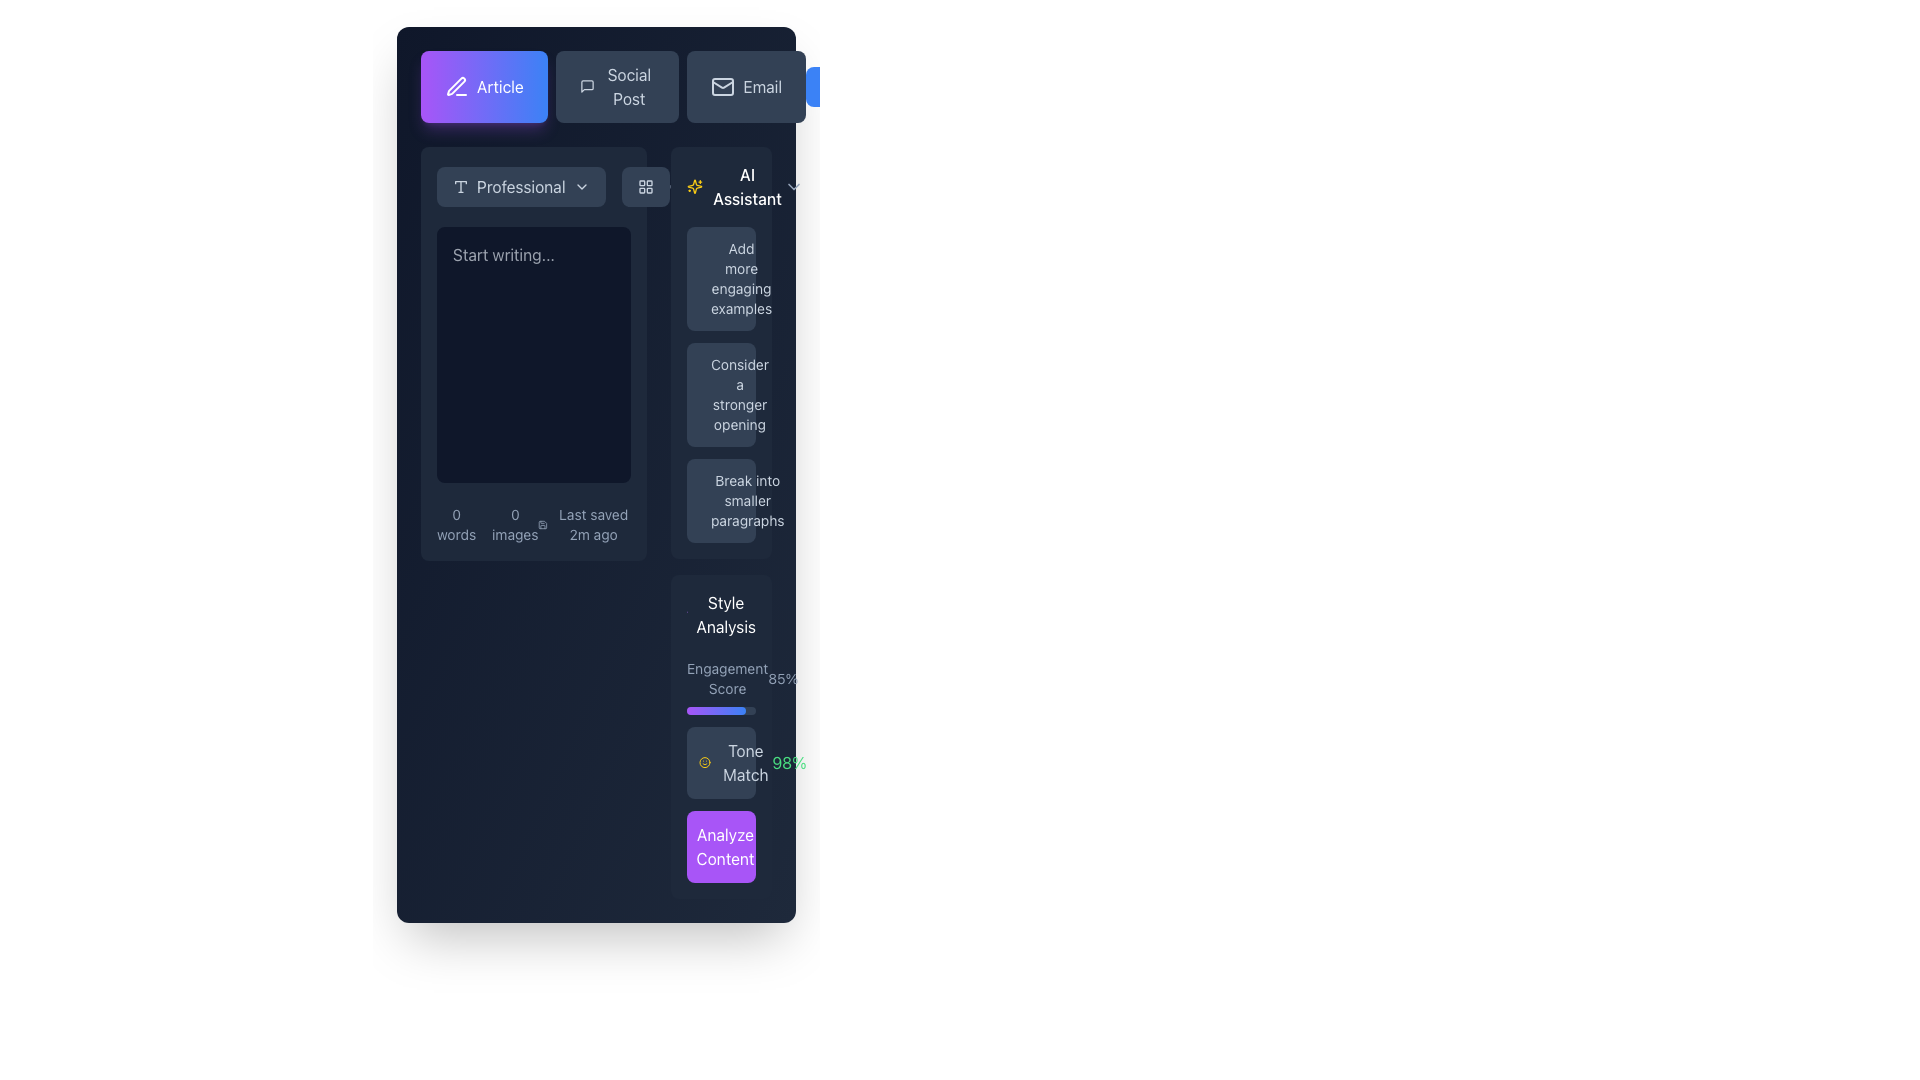  Describe the element at coordinates (592, 523) in the screenshot. I see `text label displaying 'Last saved 2m ago', located in the bottom-right section of the dark-themed panel, near the save icon and under the main text input area` at that location.